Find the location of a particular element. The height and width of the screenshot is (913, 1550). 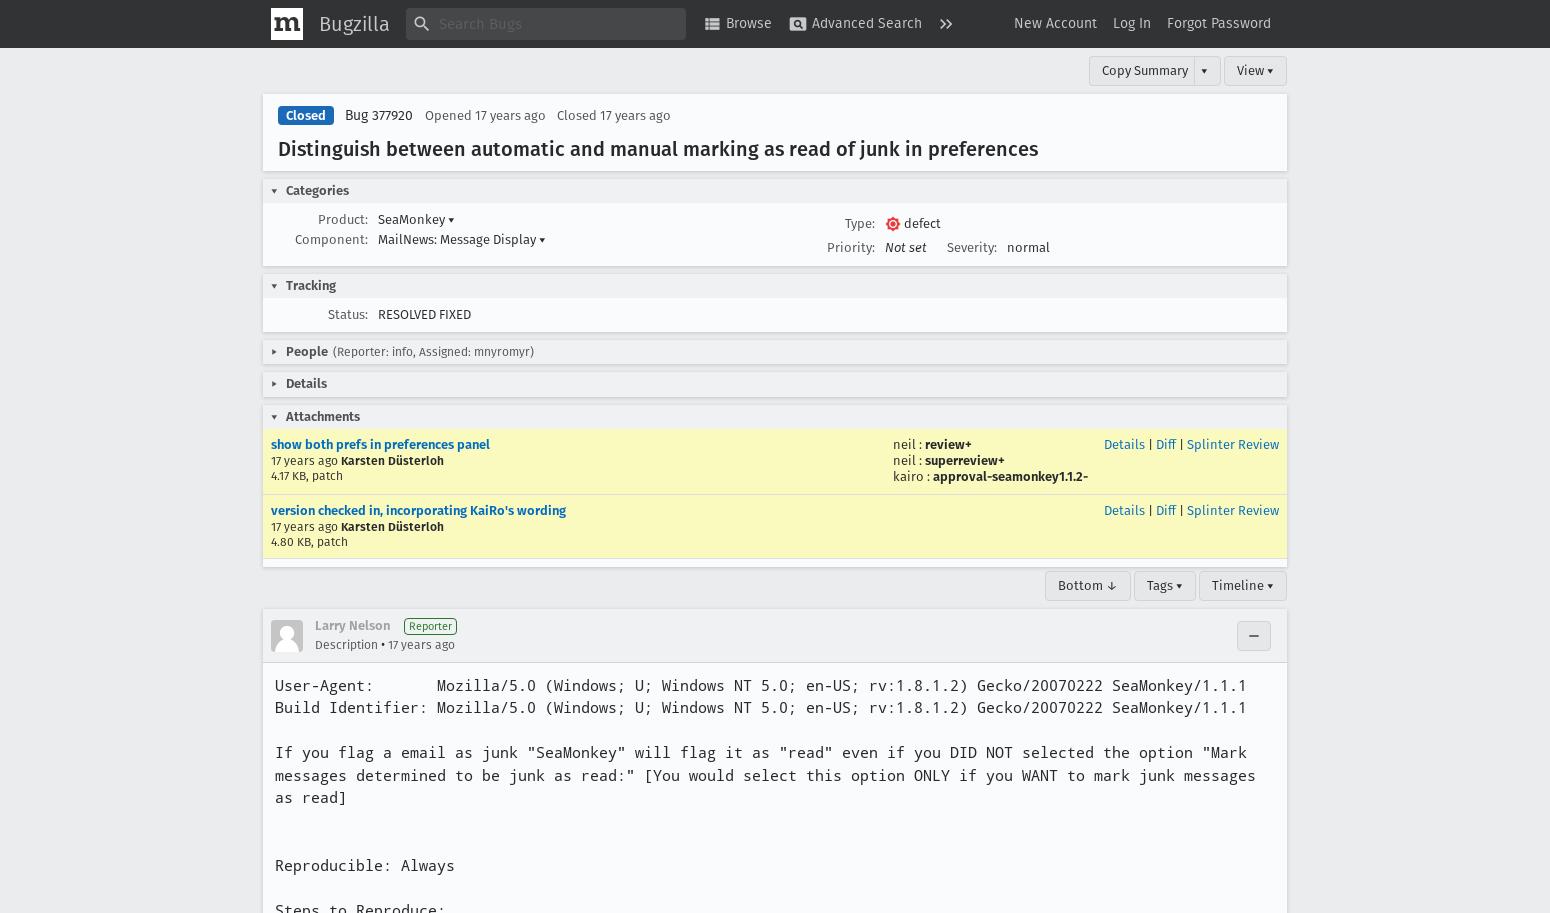

'View ▾' is located at coordinates (1254, 69).